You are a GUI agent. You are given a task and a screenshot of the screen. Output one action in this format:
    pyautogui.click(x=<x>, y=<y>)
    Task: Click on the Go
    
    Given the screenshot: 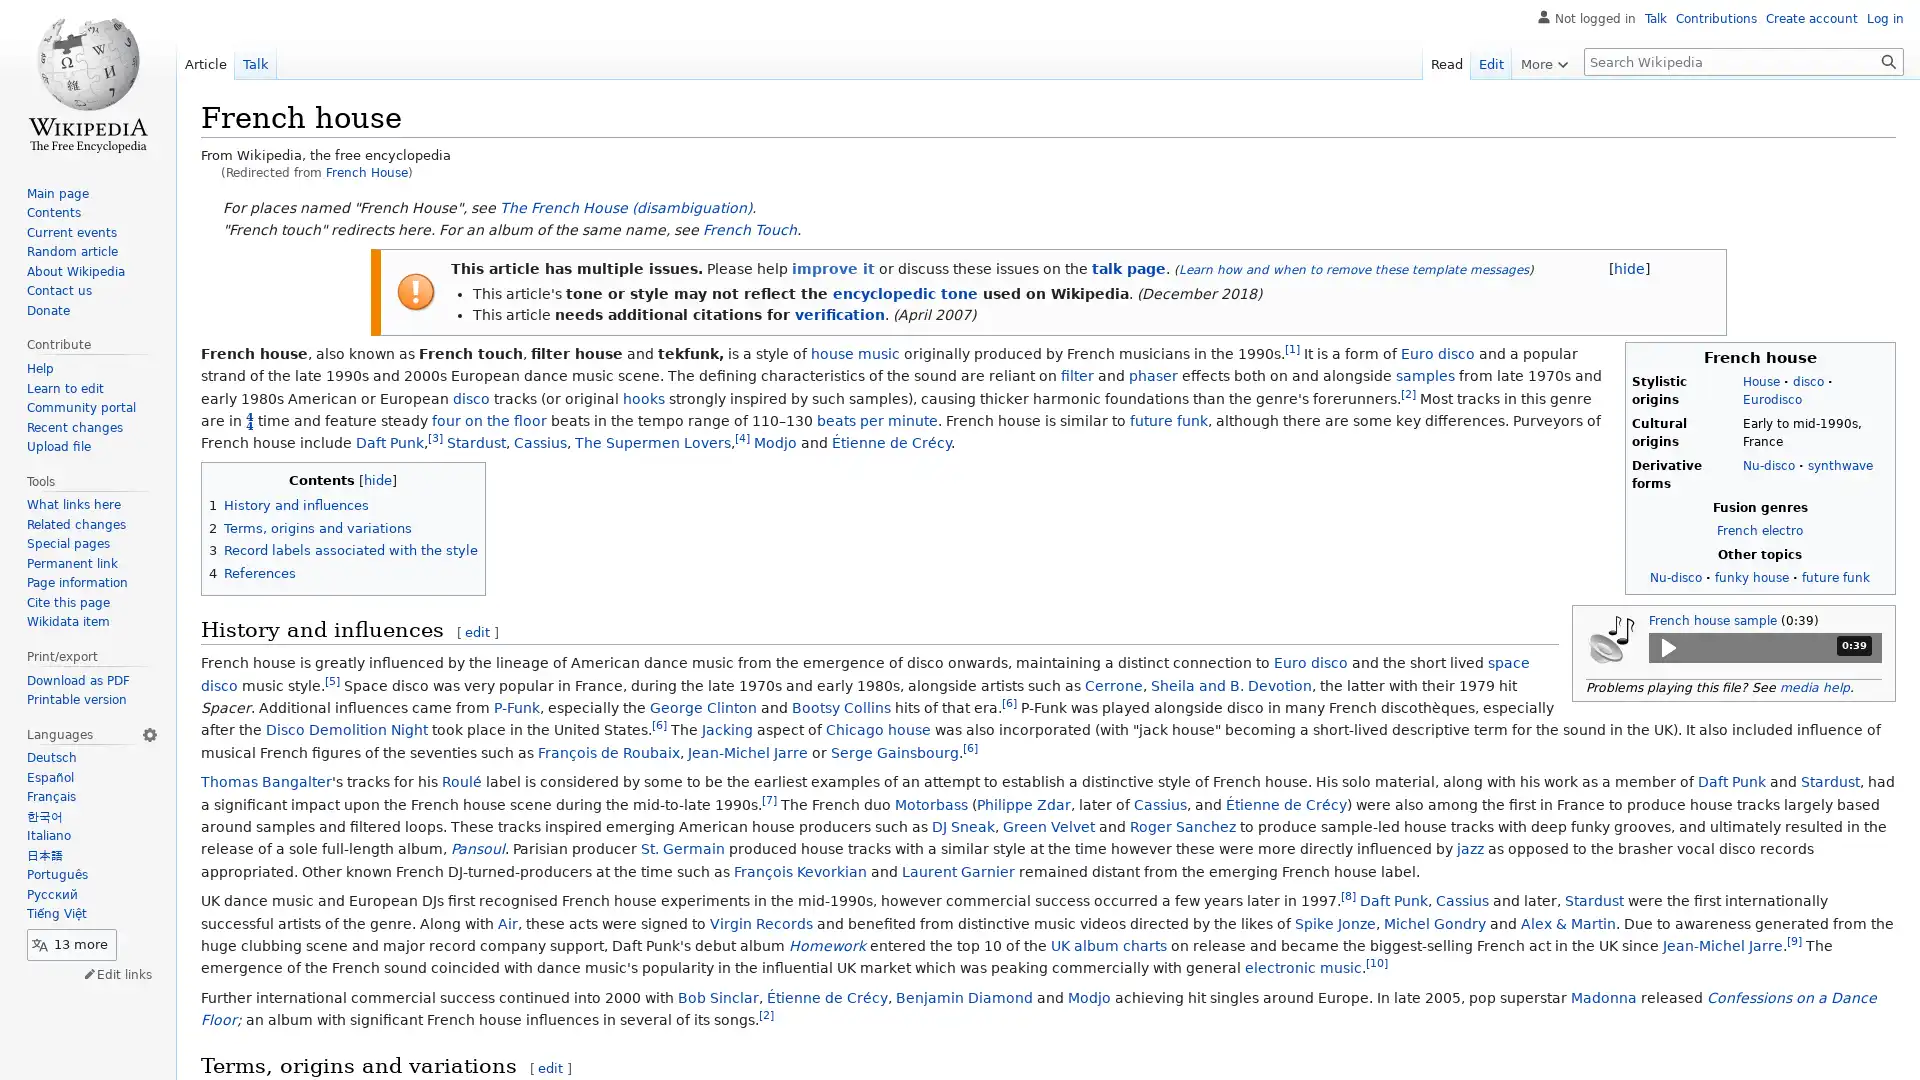 What is the action you would take?
    pyautogui.click(x=1888, y=60)
    